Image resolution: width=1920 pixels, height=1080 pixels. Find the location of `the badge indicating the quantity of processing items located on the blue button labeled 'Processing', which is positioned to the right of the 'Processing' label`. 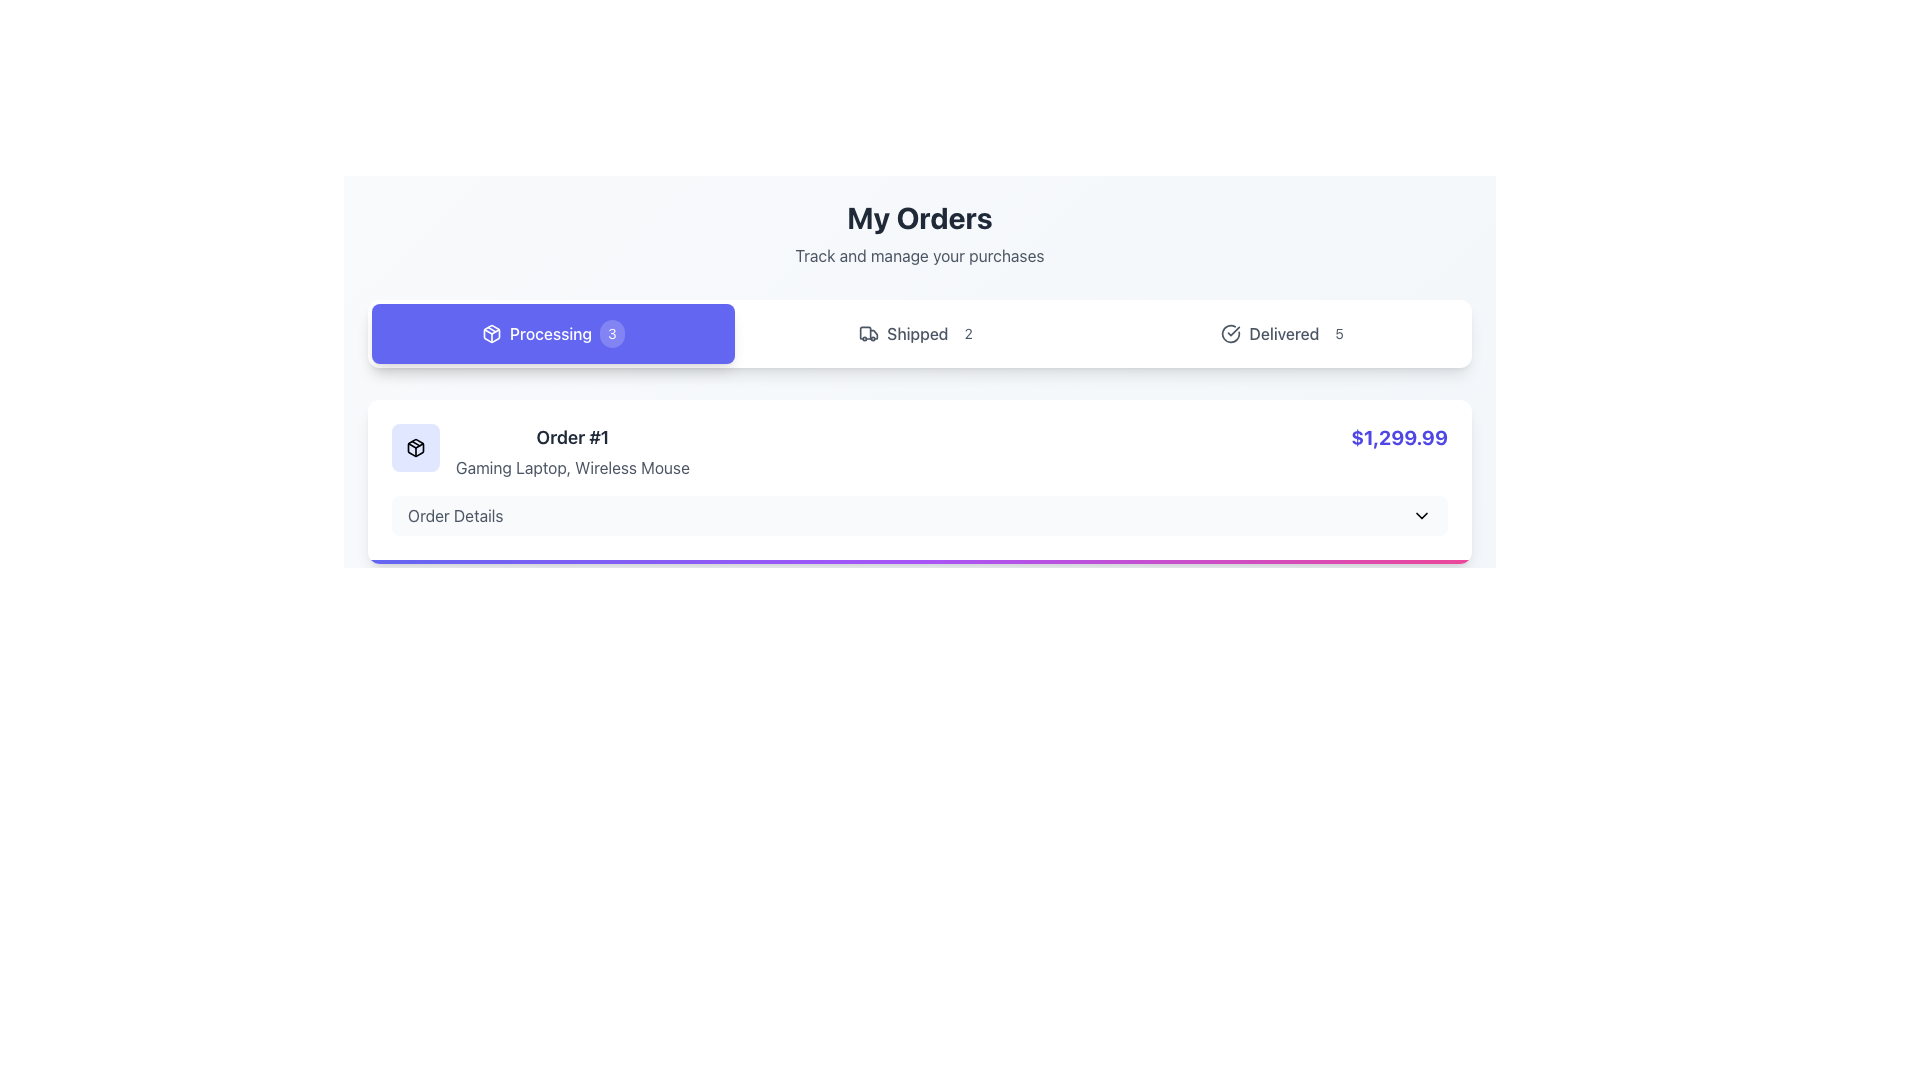

the badge indicating the quantity of processing items located on the blue button labeled 'Processing', which is positioned to the right of the 'Processing' label is located at coordinates (611, 333).